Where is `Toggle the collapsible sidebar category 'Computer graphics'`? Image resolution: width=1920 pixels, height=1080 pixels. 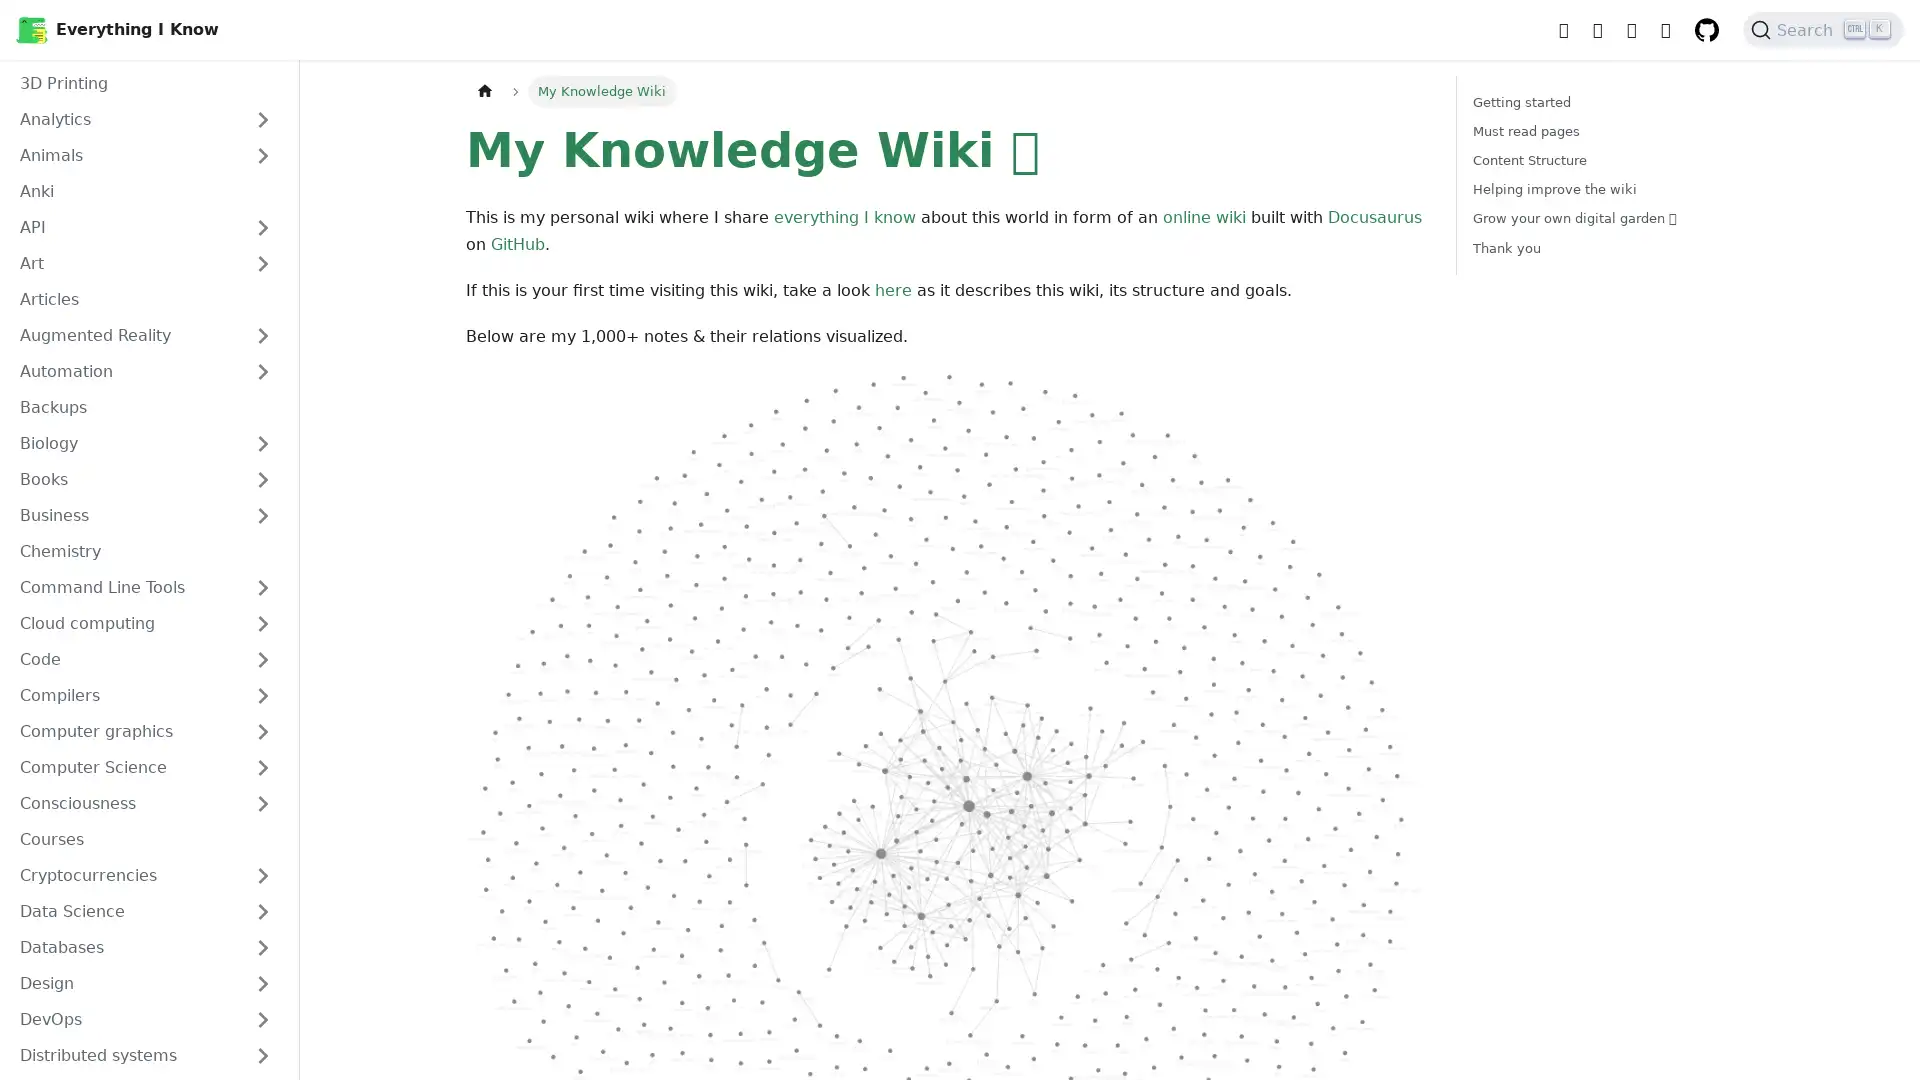 Toggle the collapsible sidebar category 'Computer graphics' is located at coordinates (262, 732).